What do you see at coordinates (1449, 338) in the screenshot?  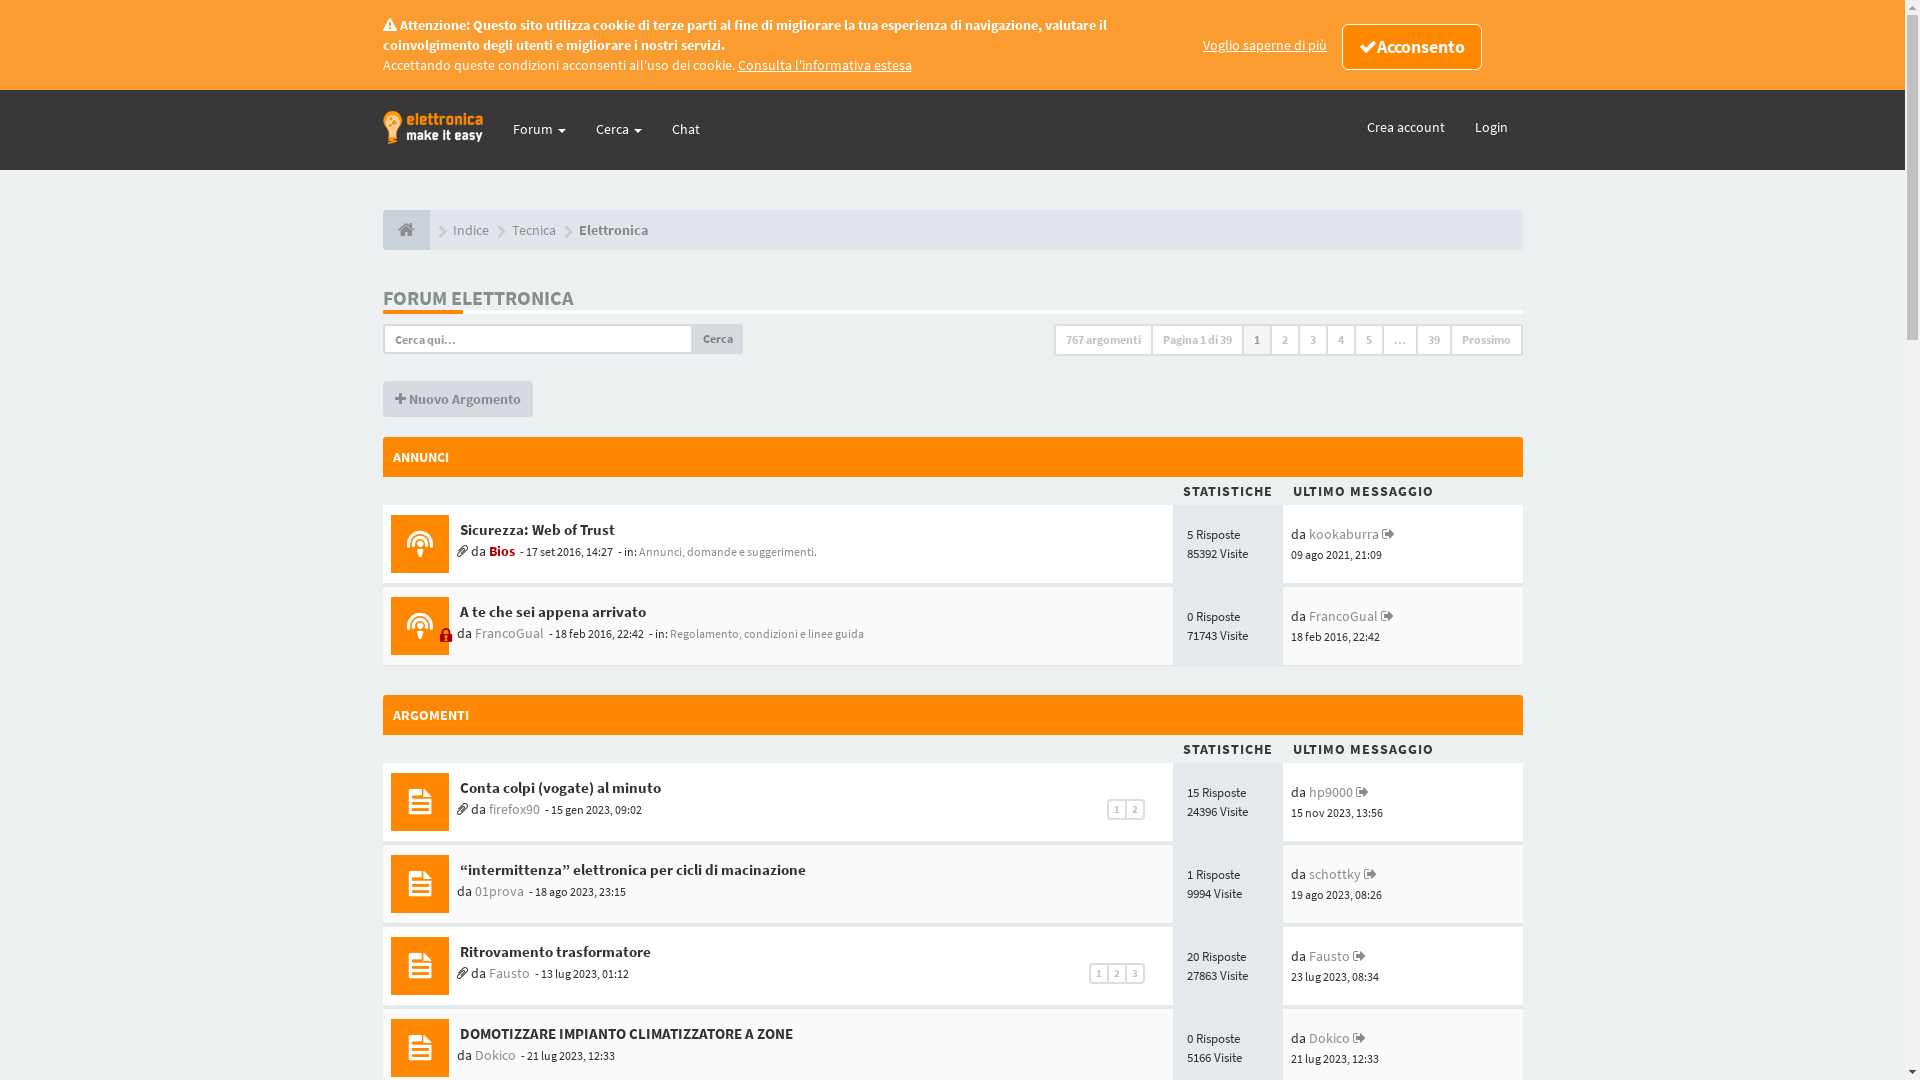 I see `'Prossimo'` at bounding box center [1449, 338].